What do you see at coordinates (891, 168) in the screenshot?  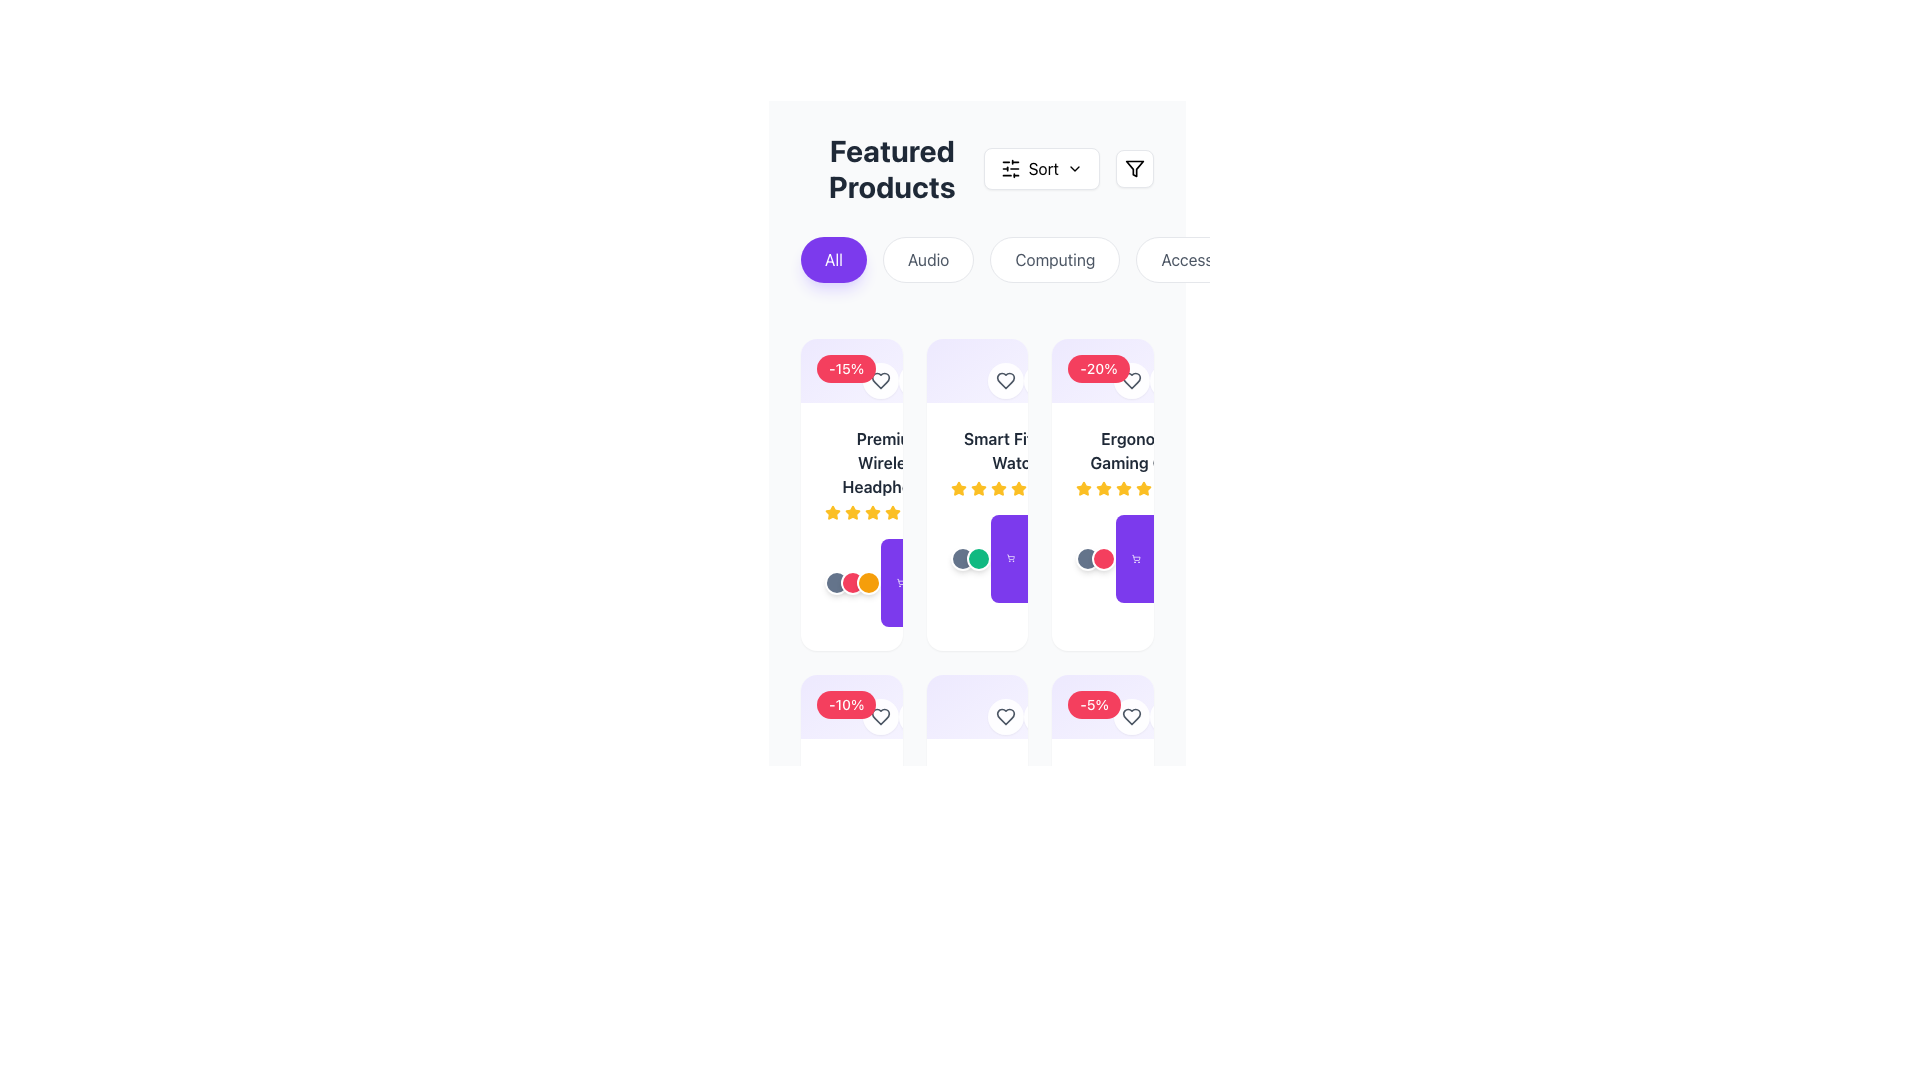 I see `text from the Text header that serves as a title for the section, positioned on the left side of the 'Sort' functionality` at bounding box center [891, 168].